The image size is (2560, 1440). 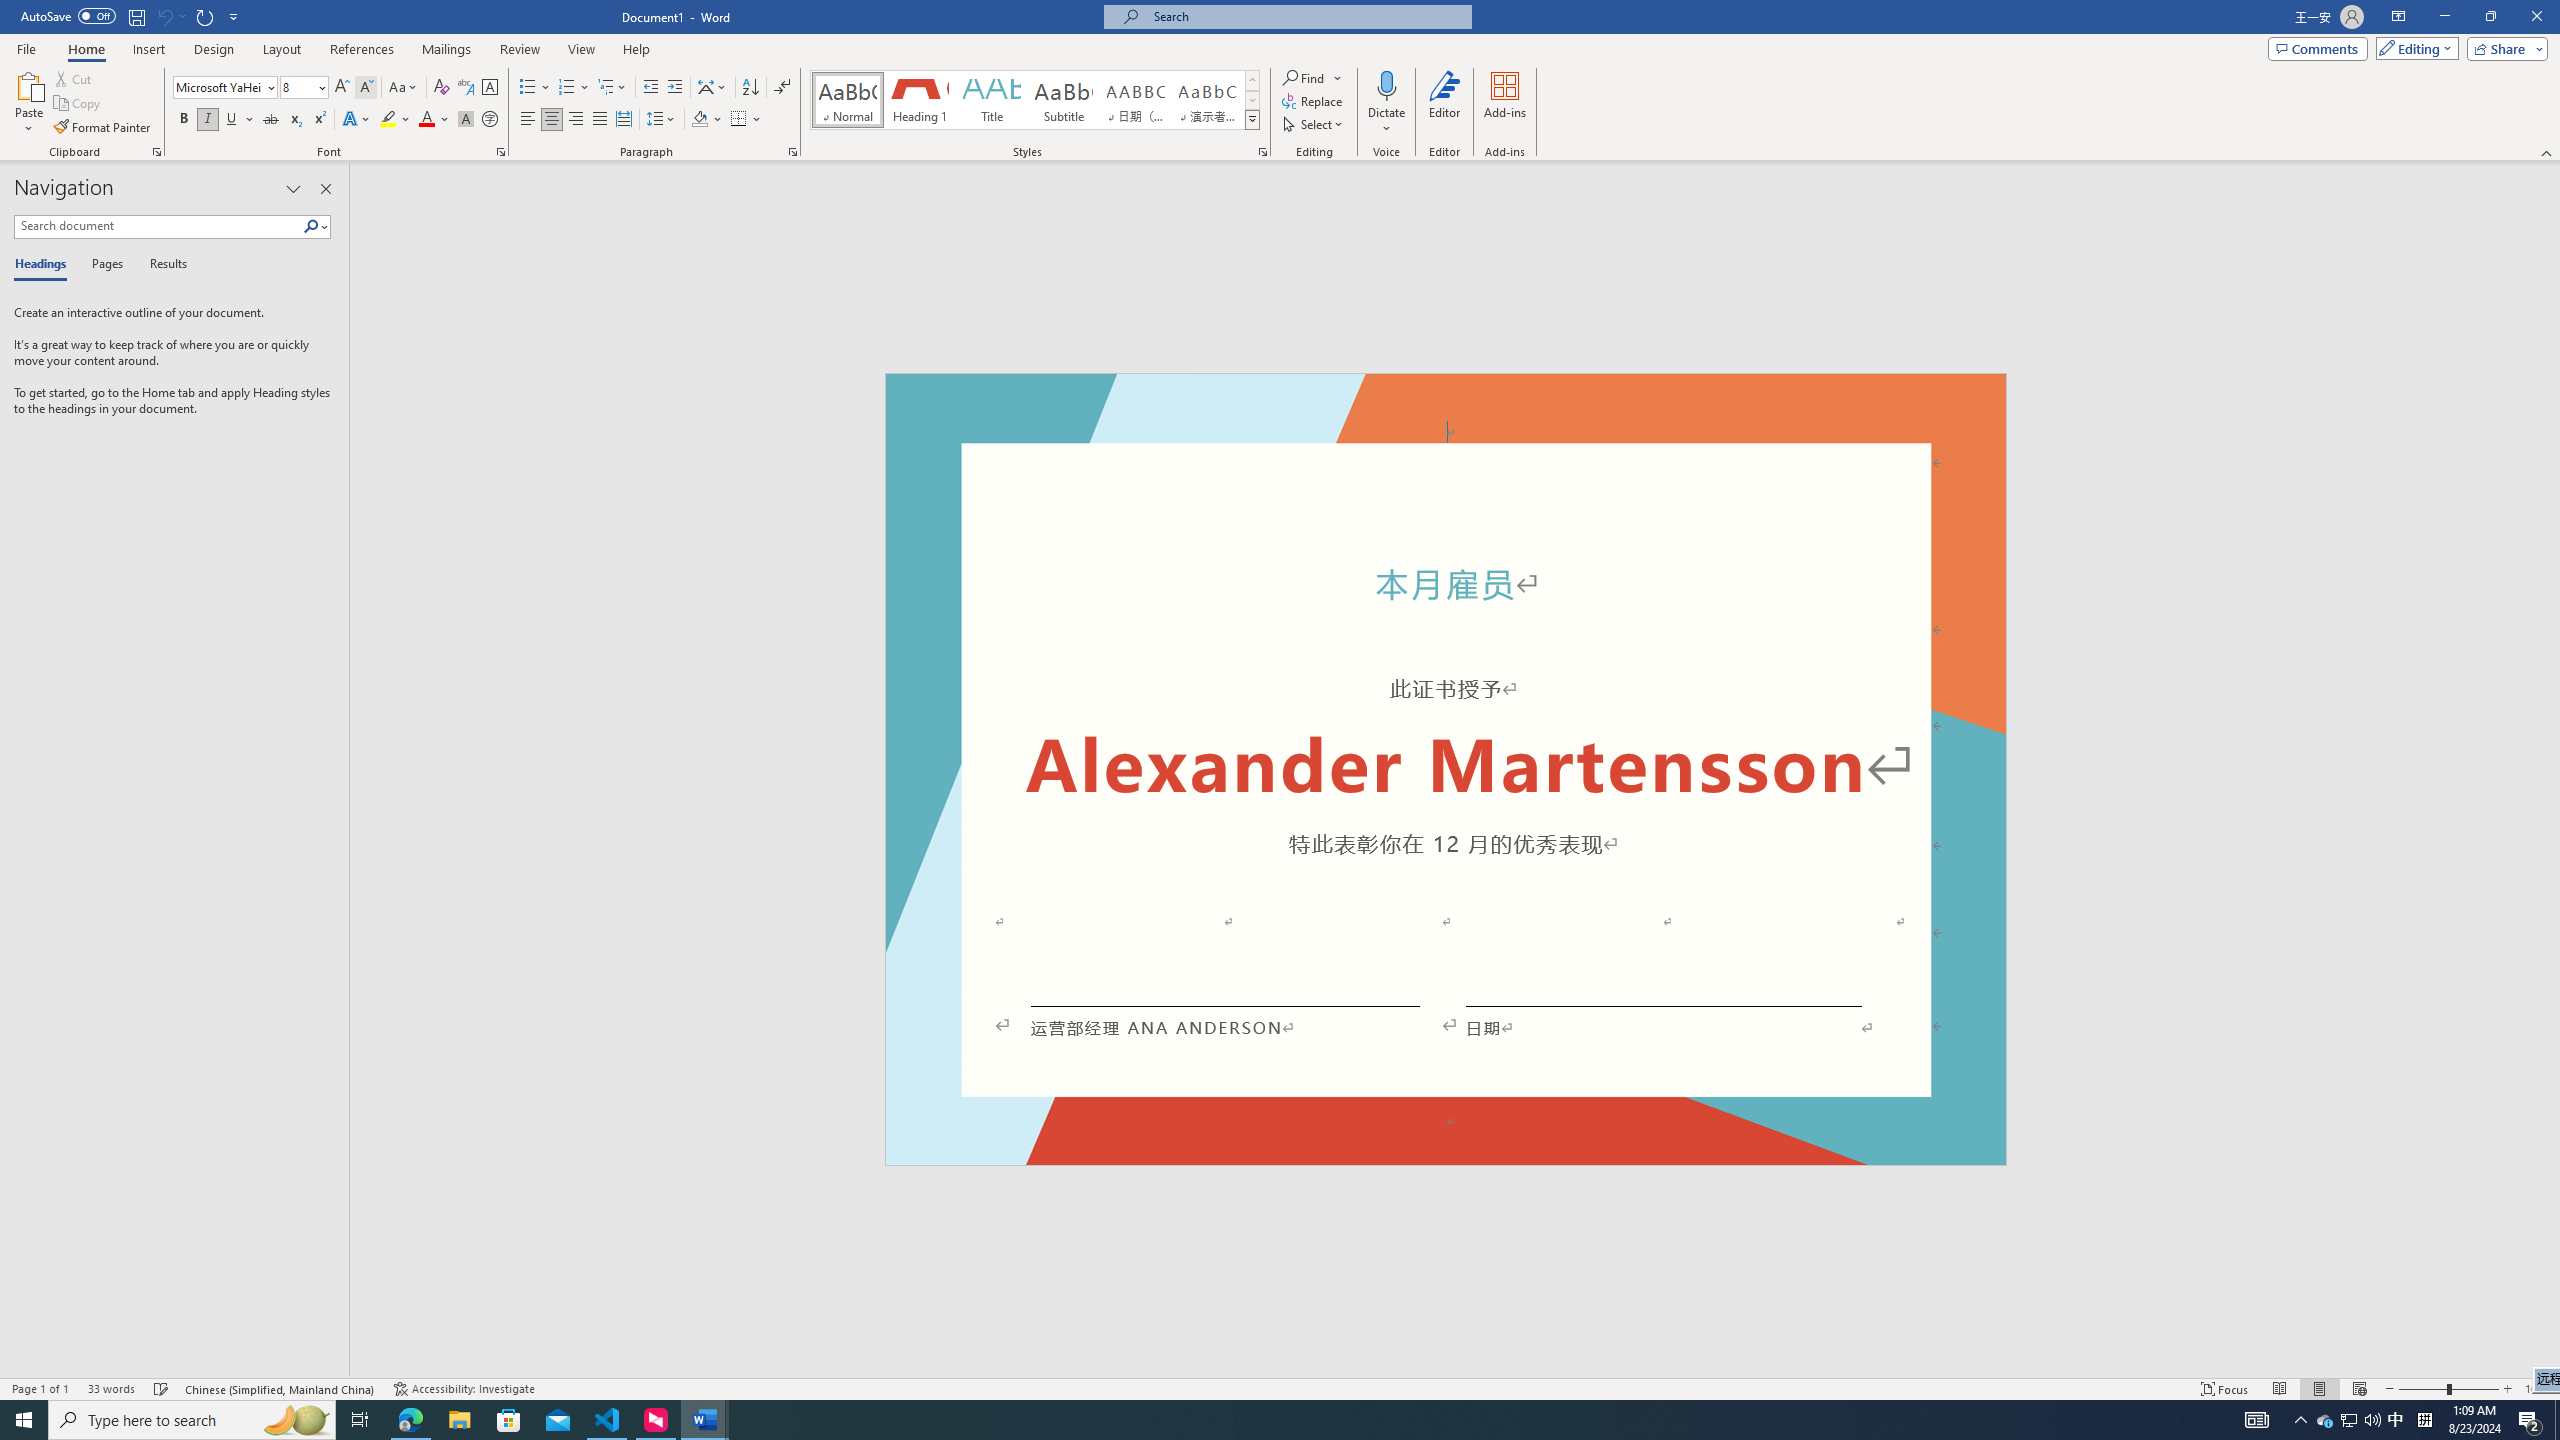 What do you see at coordinates (712, 87) in the screenshot?
I see `'Asian Layout'` at bounding box center [712, 87].